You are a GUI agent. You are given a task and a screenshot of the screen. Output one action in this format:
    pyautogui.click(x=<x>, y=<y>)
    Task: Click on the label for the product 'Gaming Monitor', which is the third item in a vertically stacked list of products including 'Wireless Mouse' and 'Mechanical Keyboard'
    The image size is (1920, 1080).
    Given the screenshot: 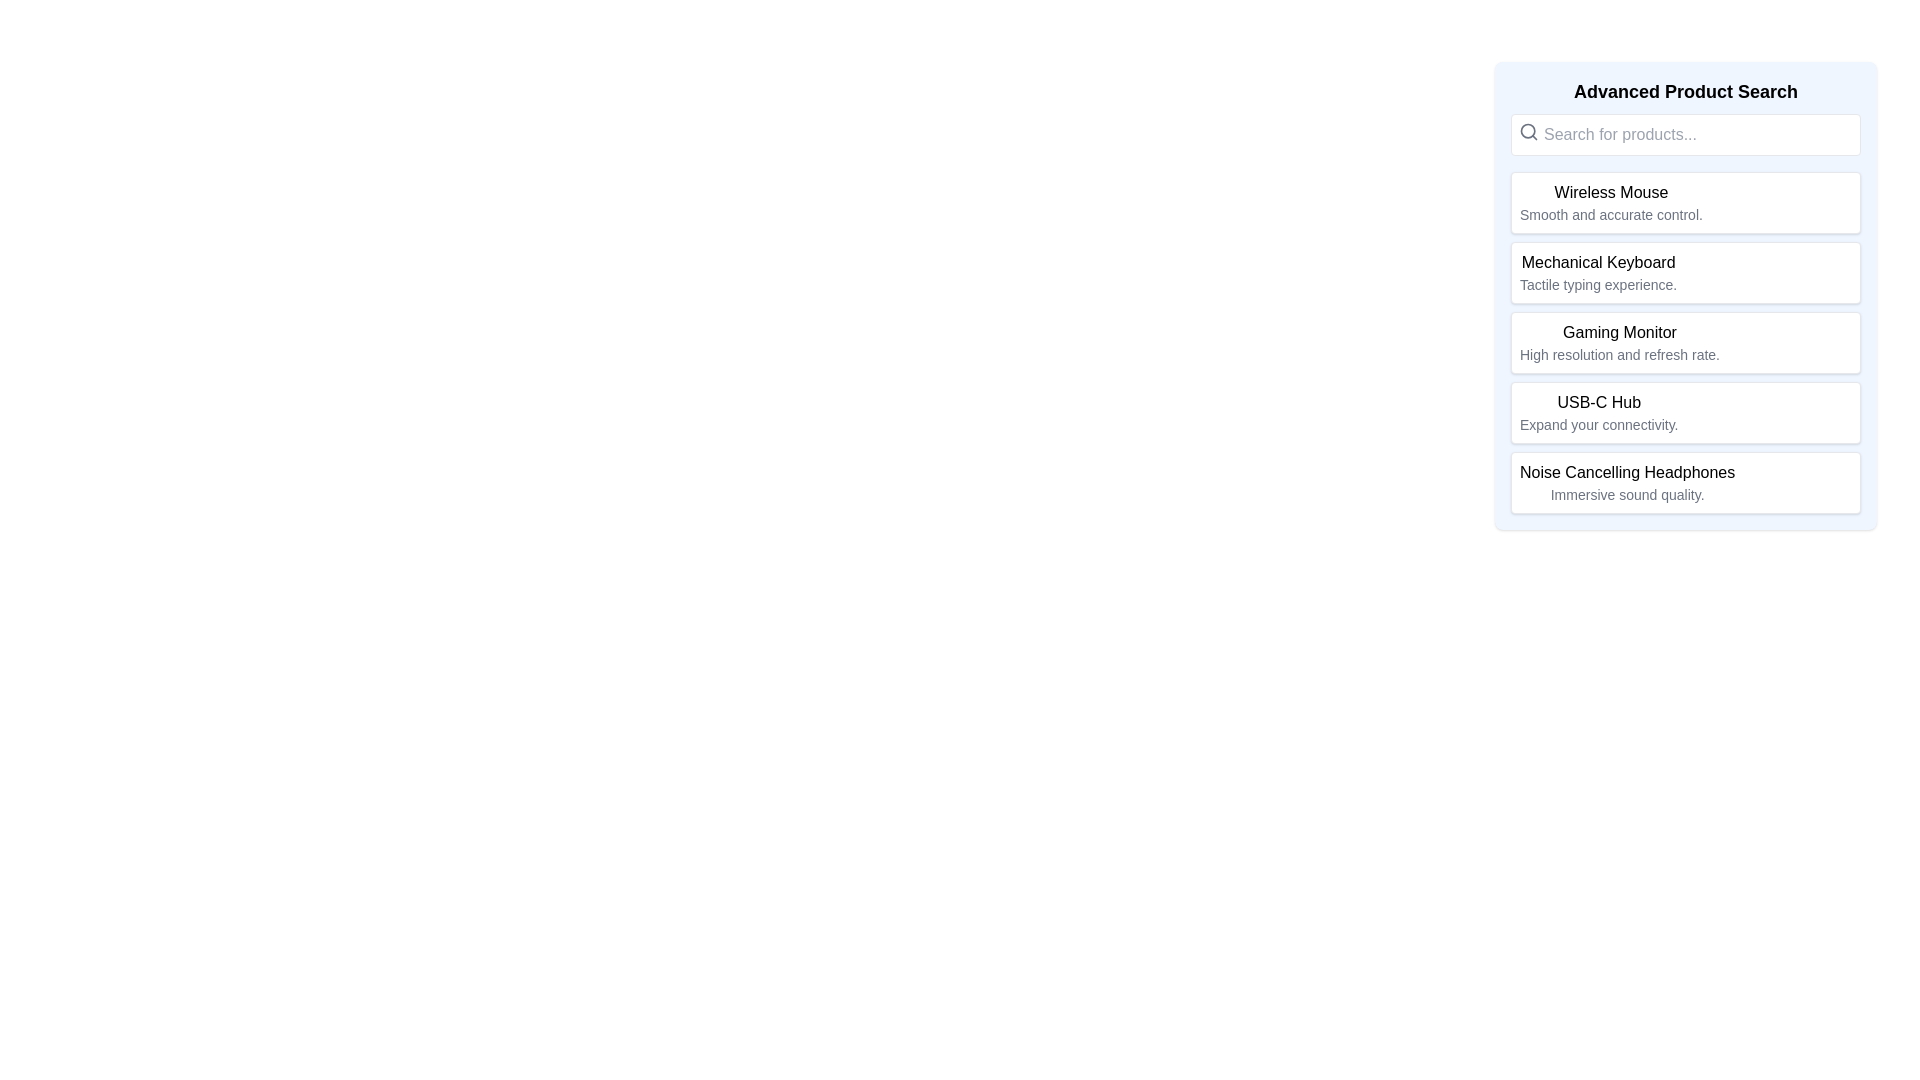 What is the action you would take?
    pyautogui.click(x=1620, y=331)
    